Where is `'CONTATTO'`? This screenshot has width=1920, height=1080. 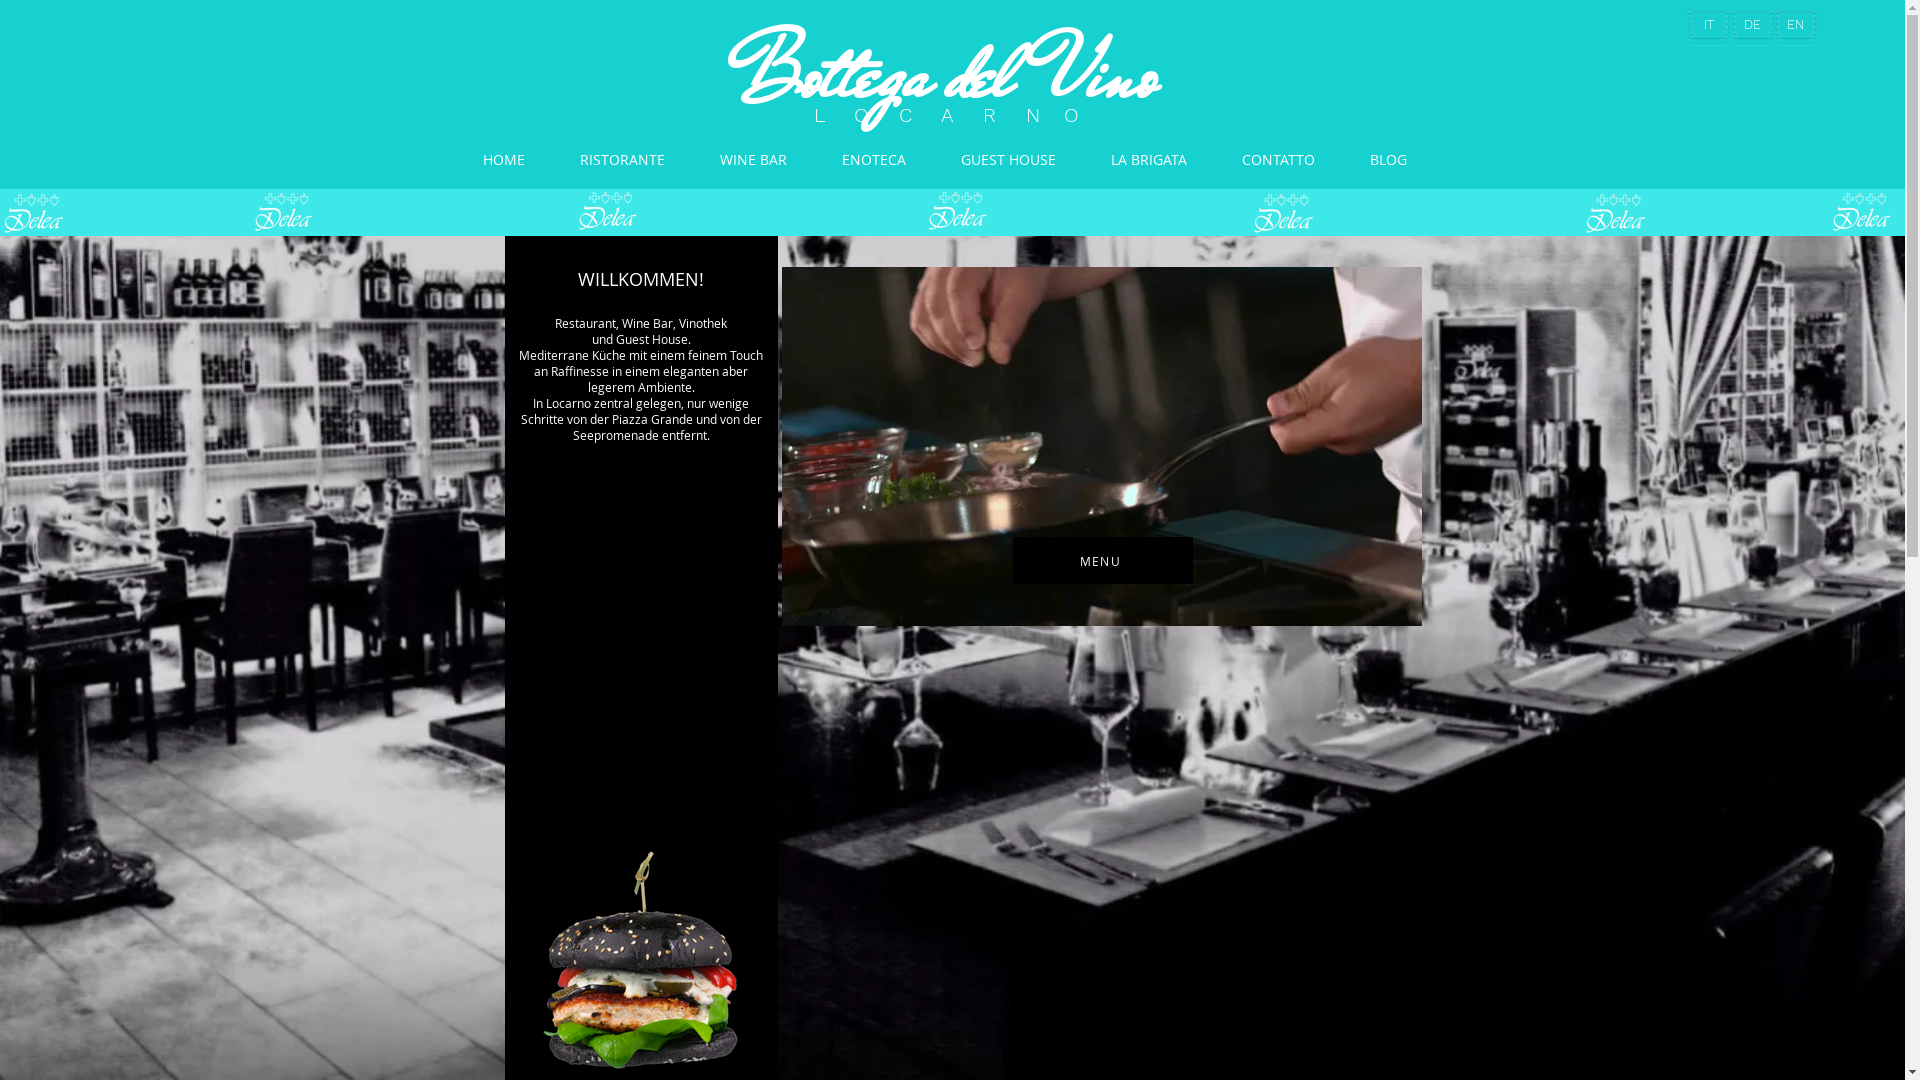
'CONTATTO' is located at coordinates (1276, 158).